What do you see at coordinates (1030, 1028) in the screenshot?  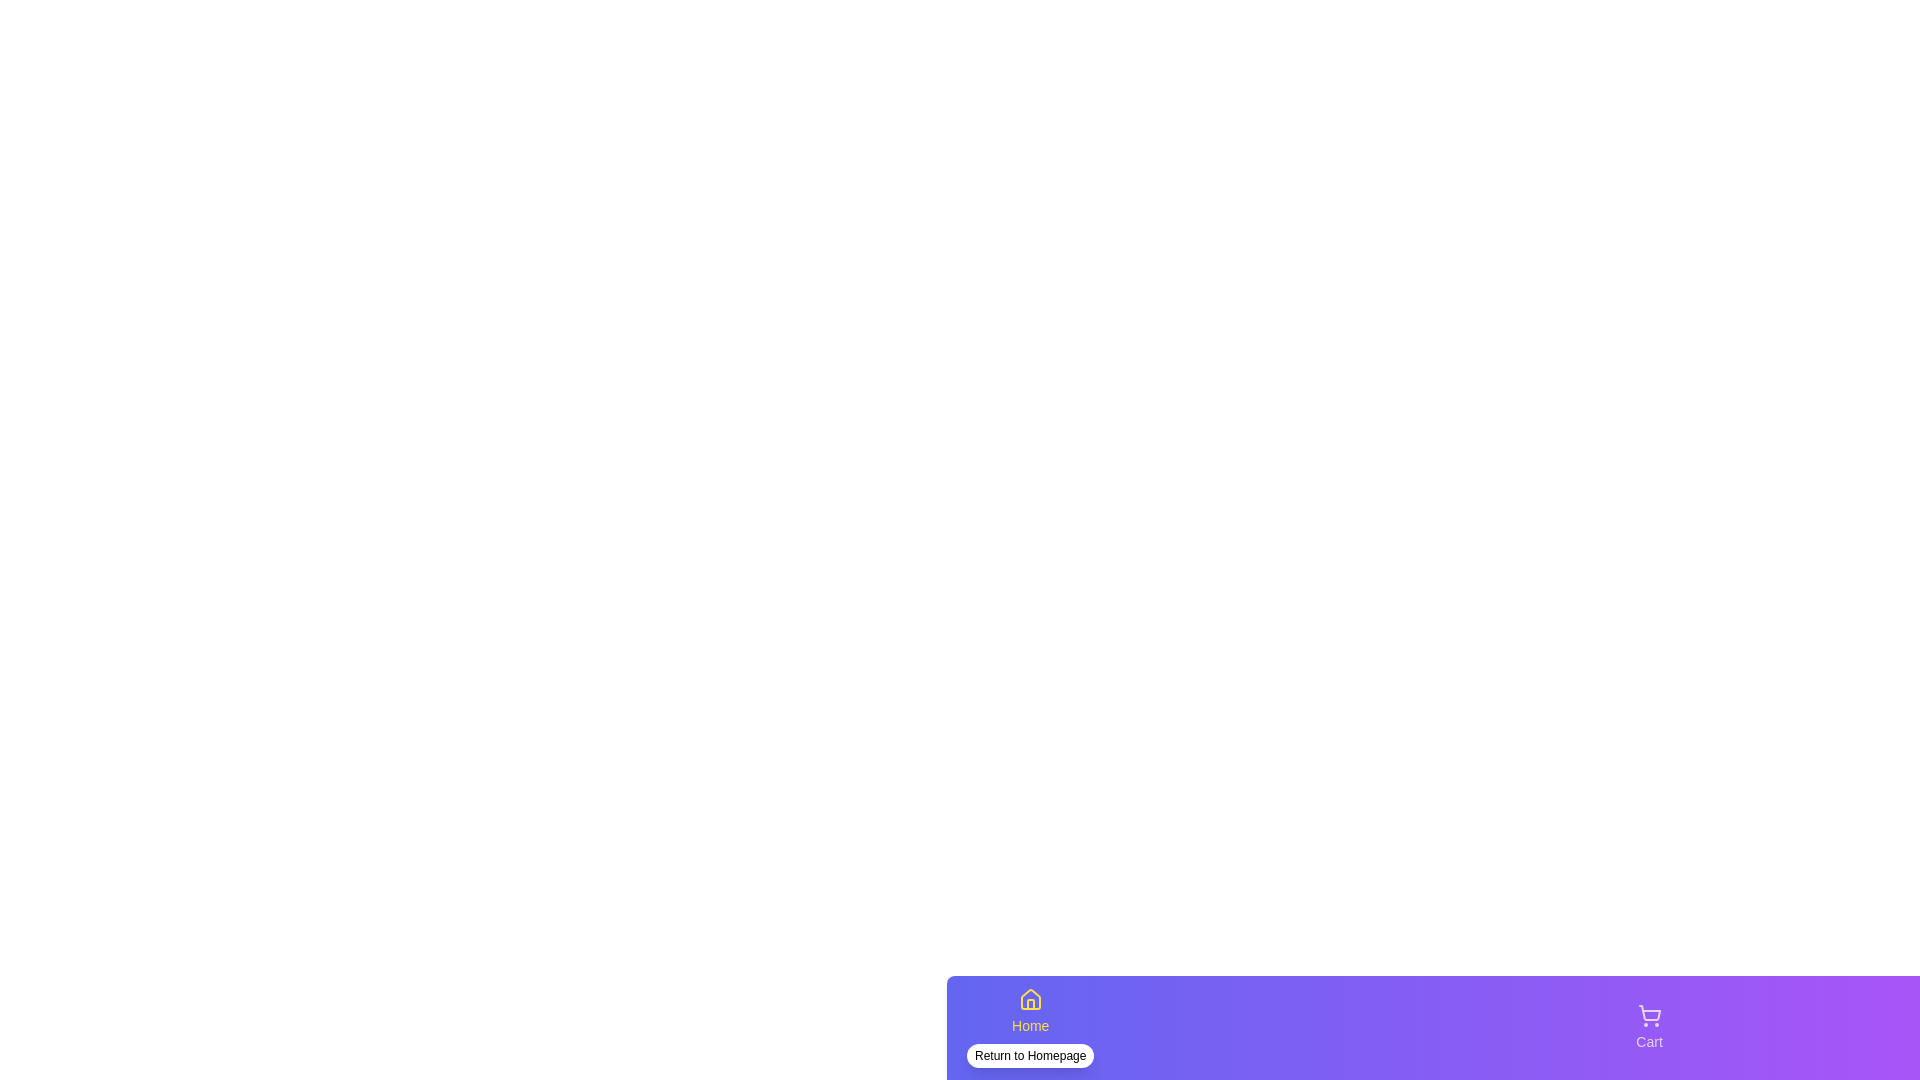 I see `the Home navigation tab` at bounding box center [1030, 1028].